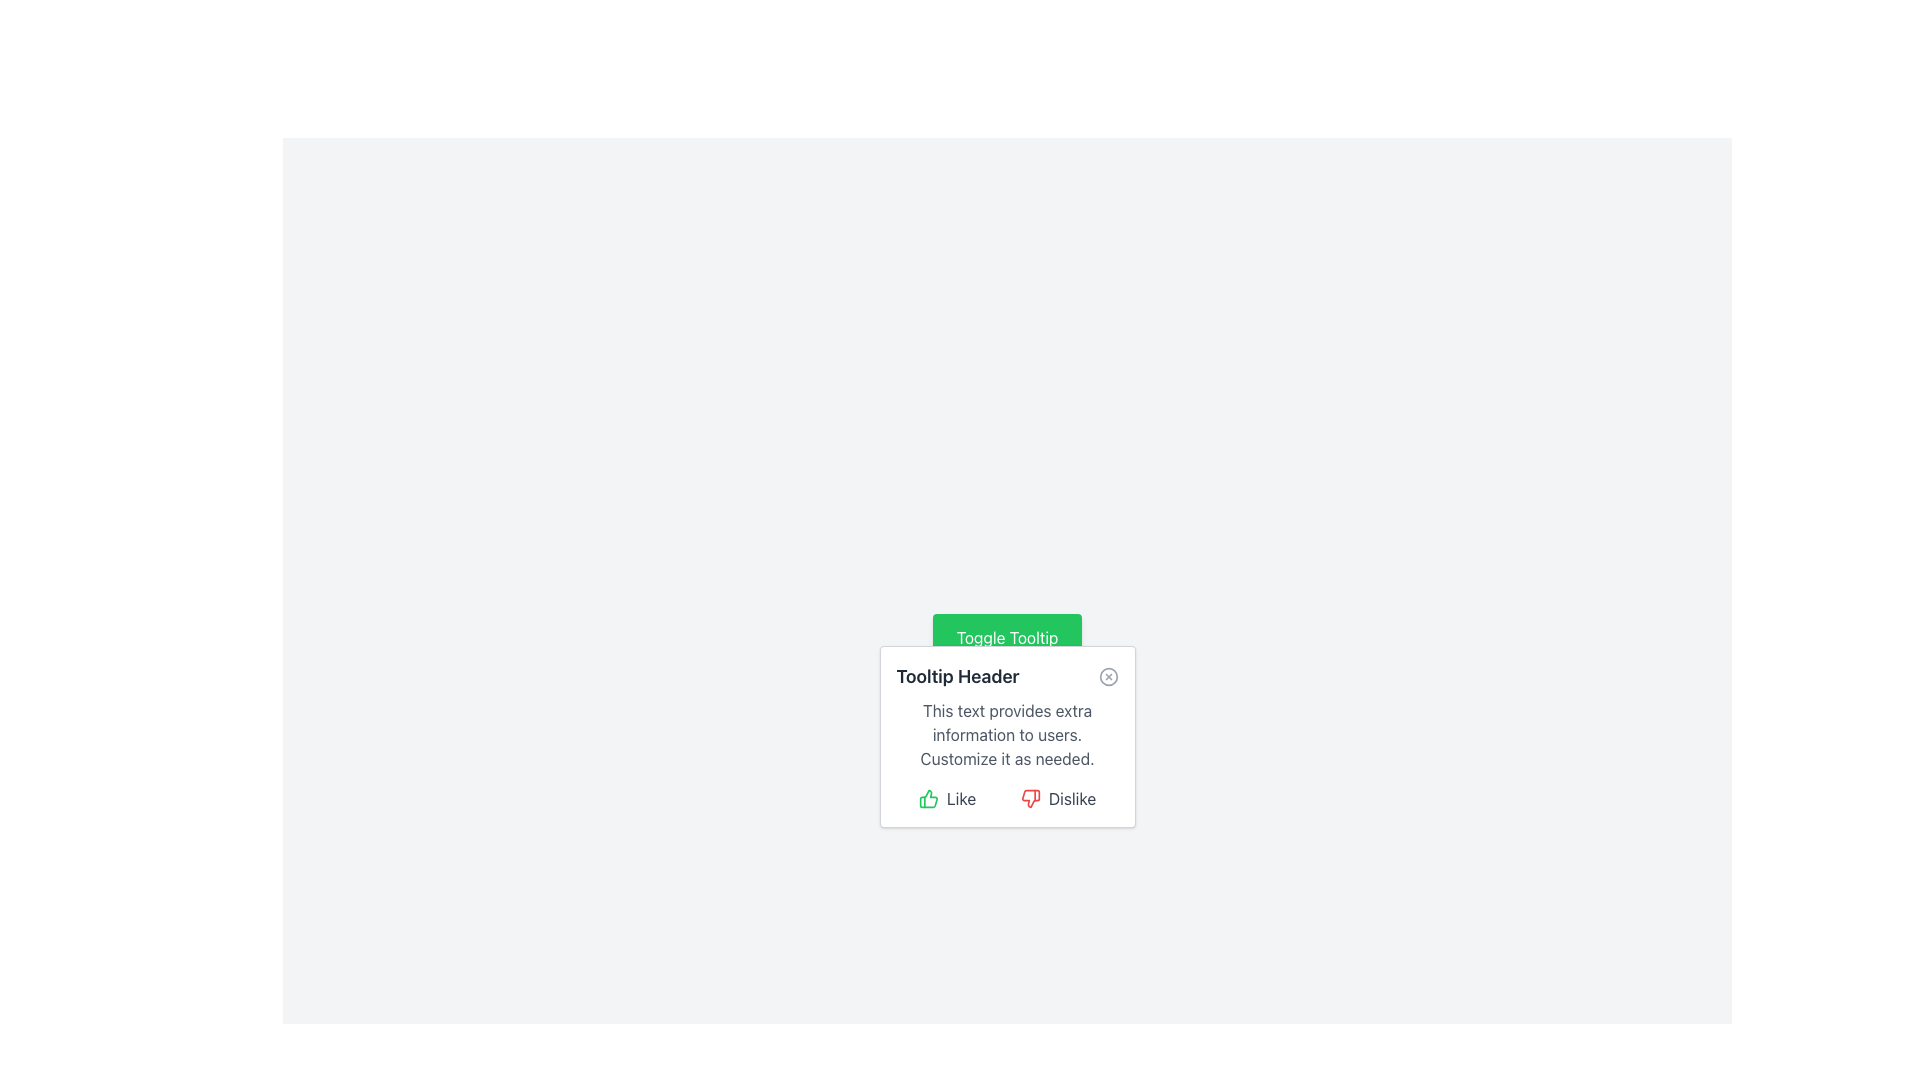  Describe the element at coordinates (1057, 797) in the screenshot. I see `the disapproval button with an icon and text, which is the second interactive option within the tooltip card, located to the right of the 'Like' button at the bottom-center` at that location.